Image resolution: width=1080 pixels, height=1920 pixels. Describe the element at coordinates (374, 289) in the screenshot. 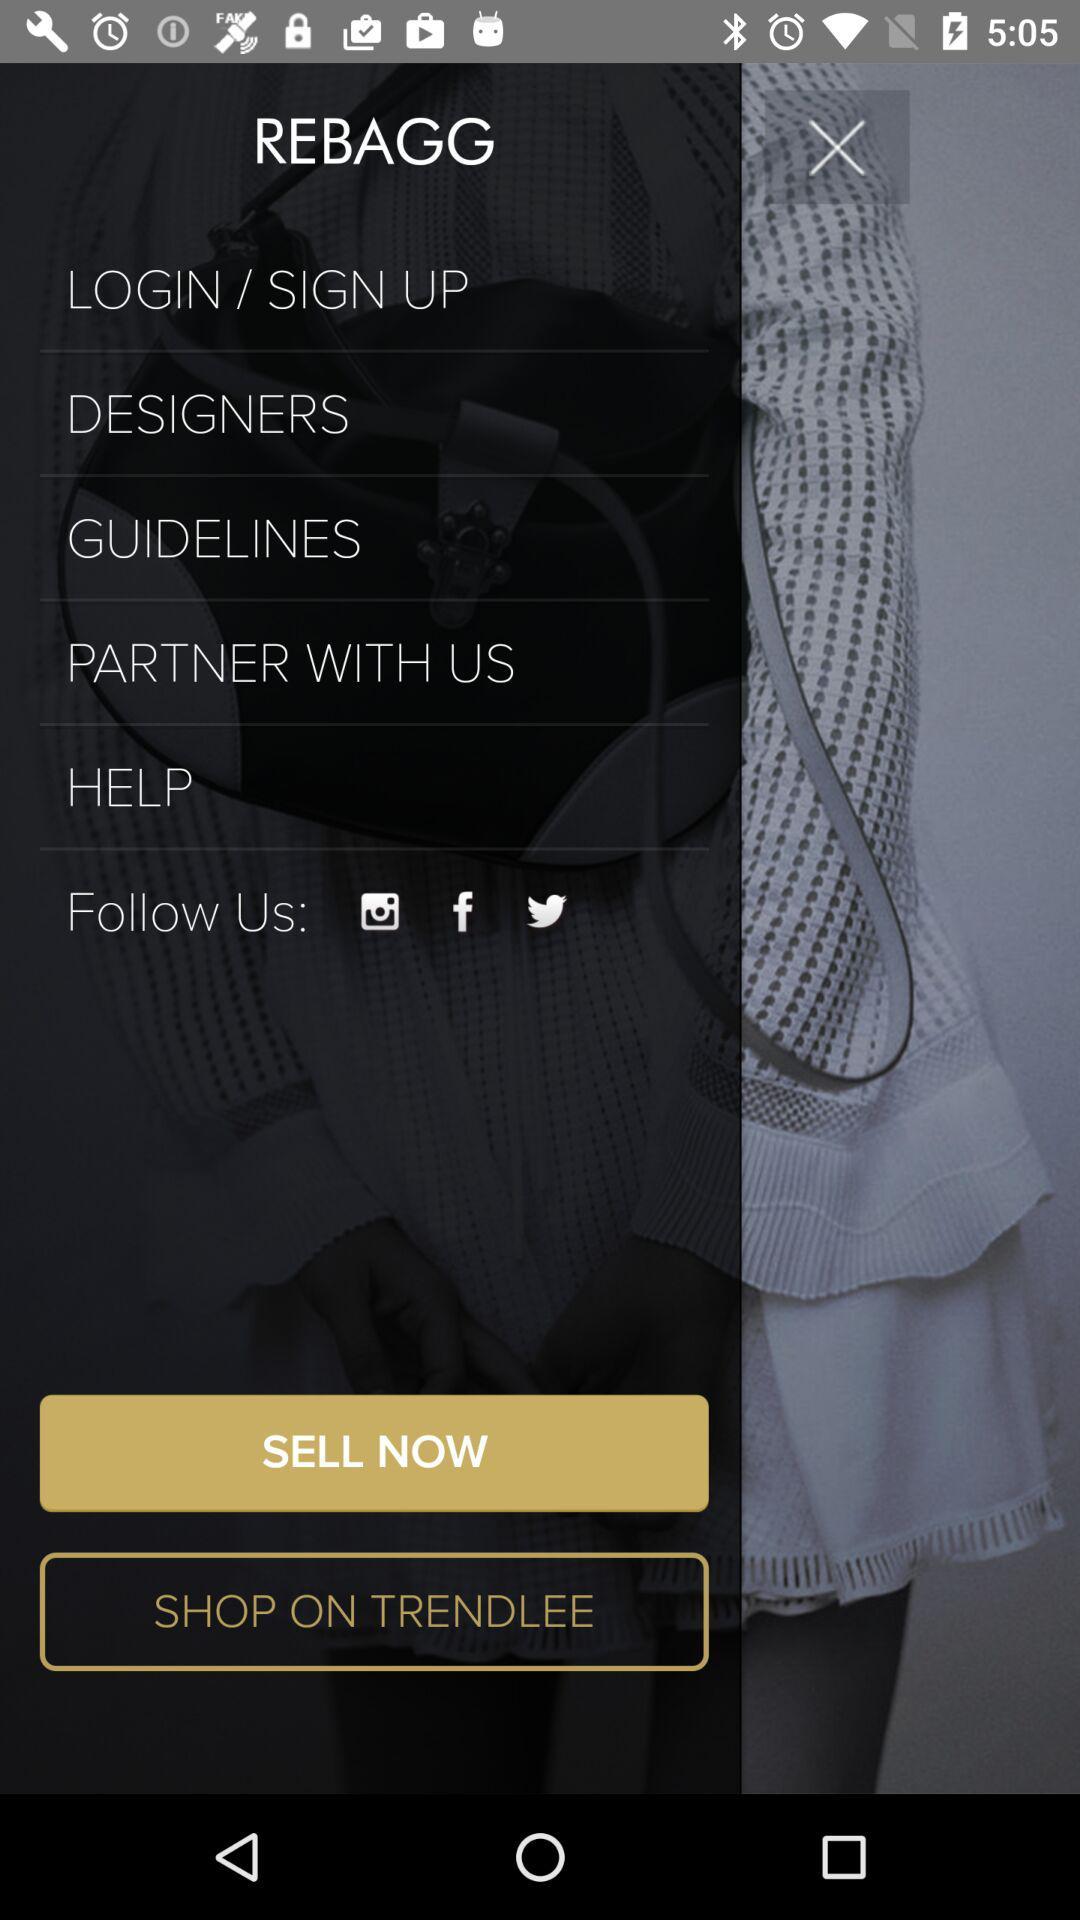

I see `login / sign up icon` at that location.